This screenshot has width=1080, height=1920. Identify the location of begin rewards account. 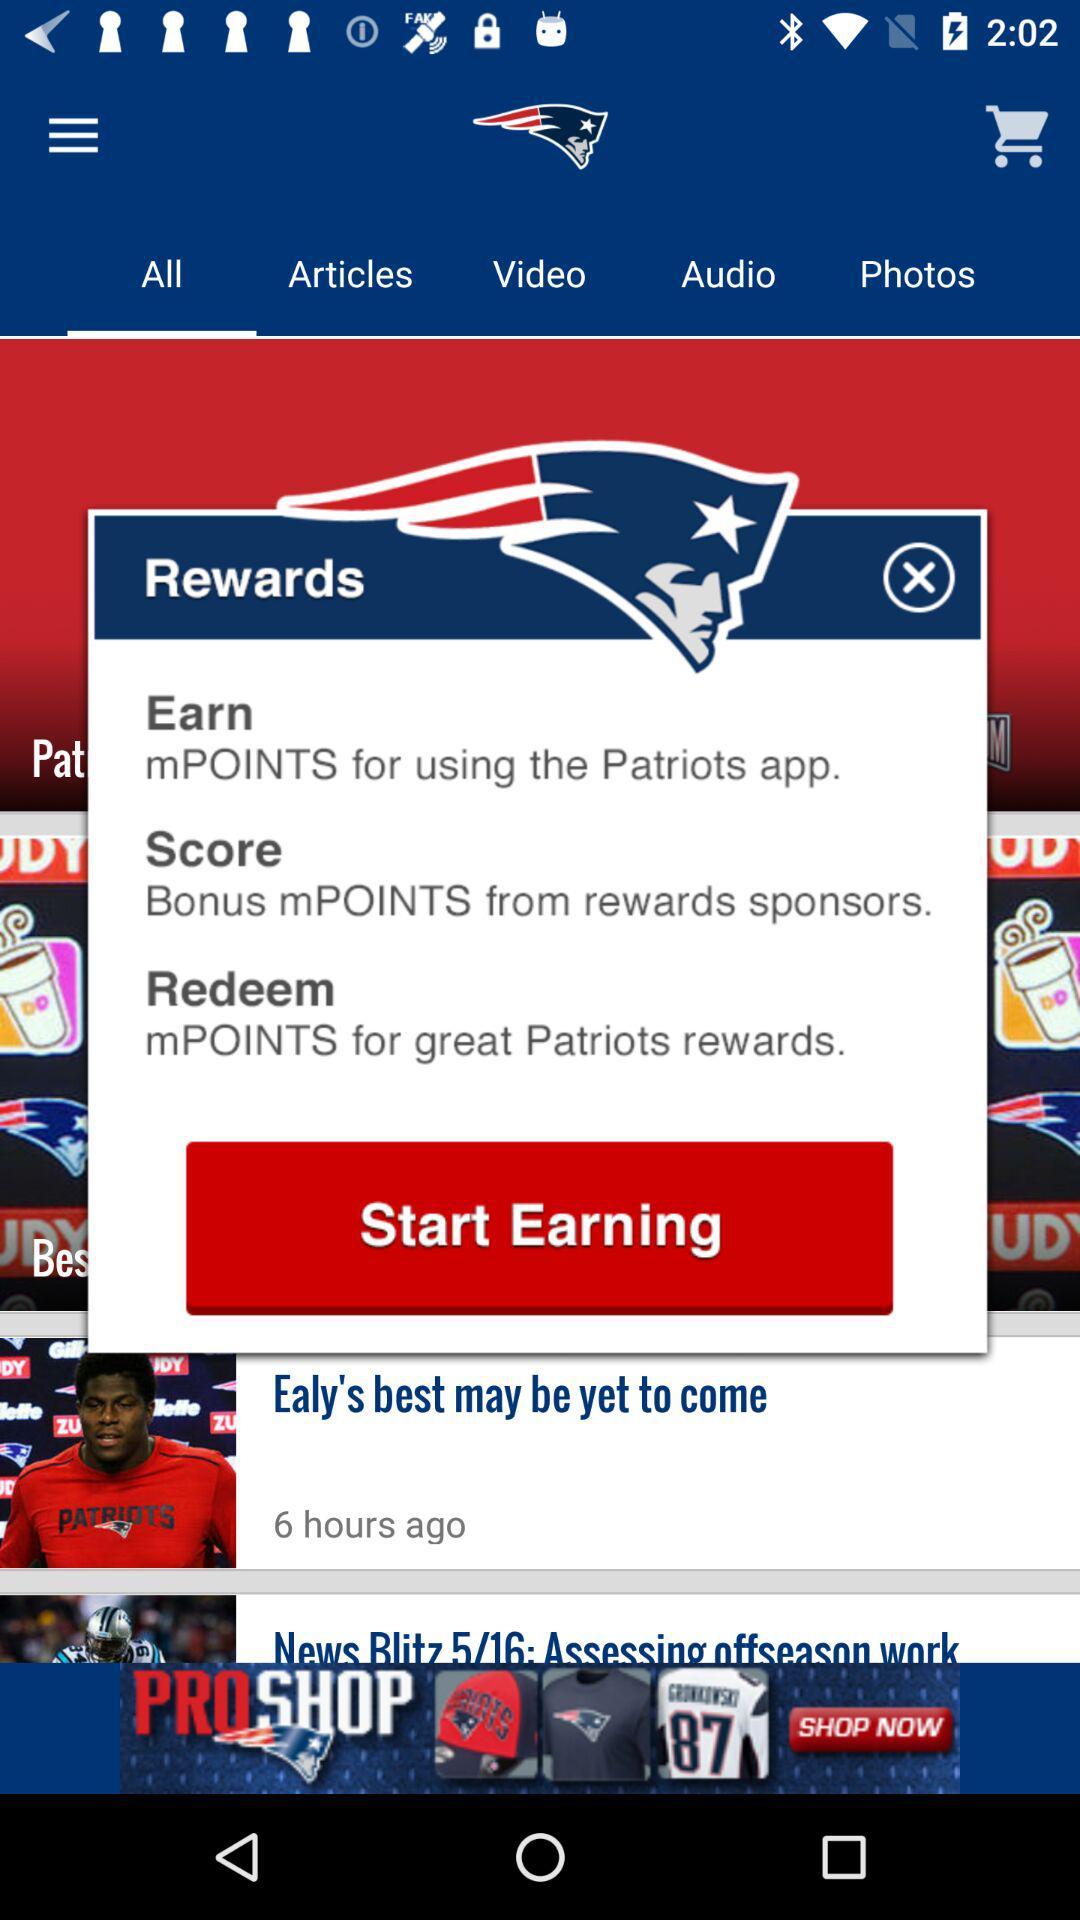
(538, 1227).